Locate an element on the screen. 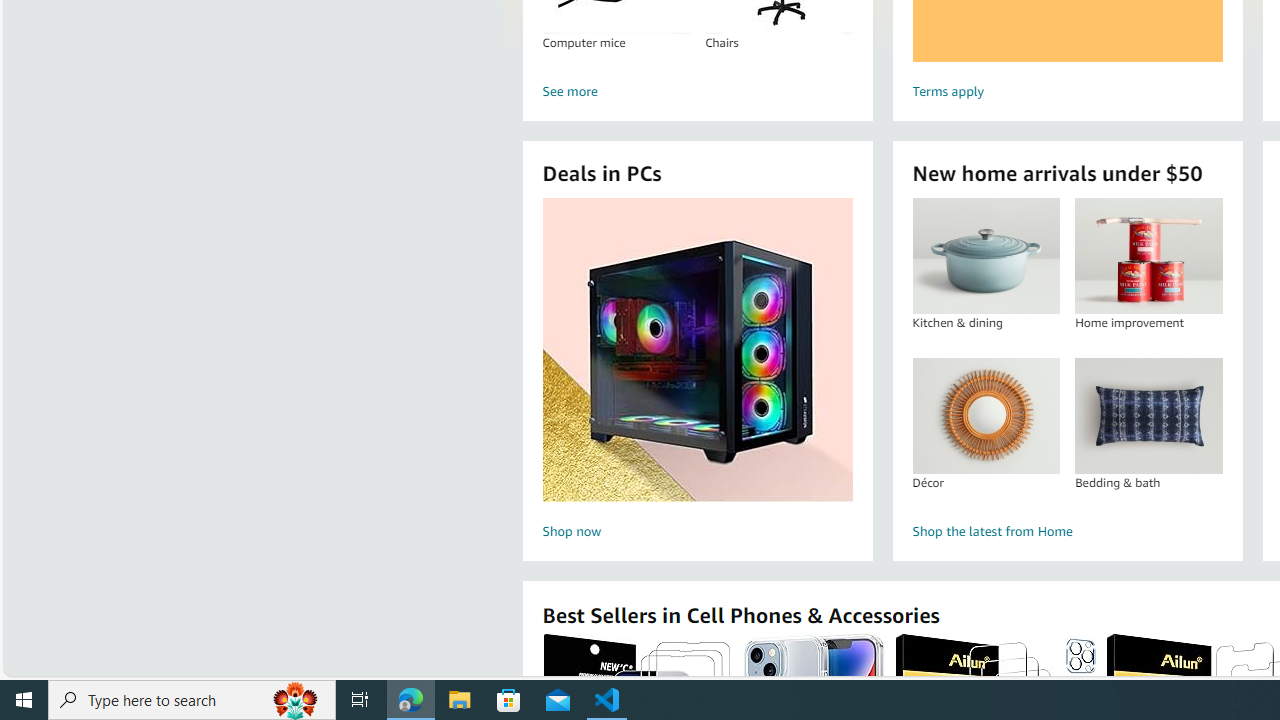 This screenshot has width=1280, height=720. 'Kitchen & dining' is located at coordinates (986, 255).